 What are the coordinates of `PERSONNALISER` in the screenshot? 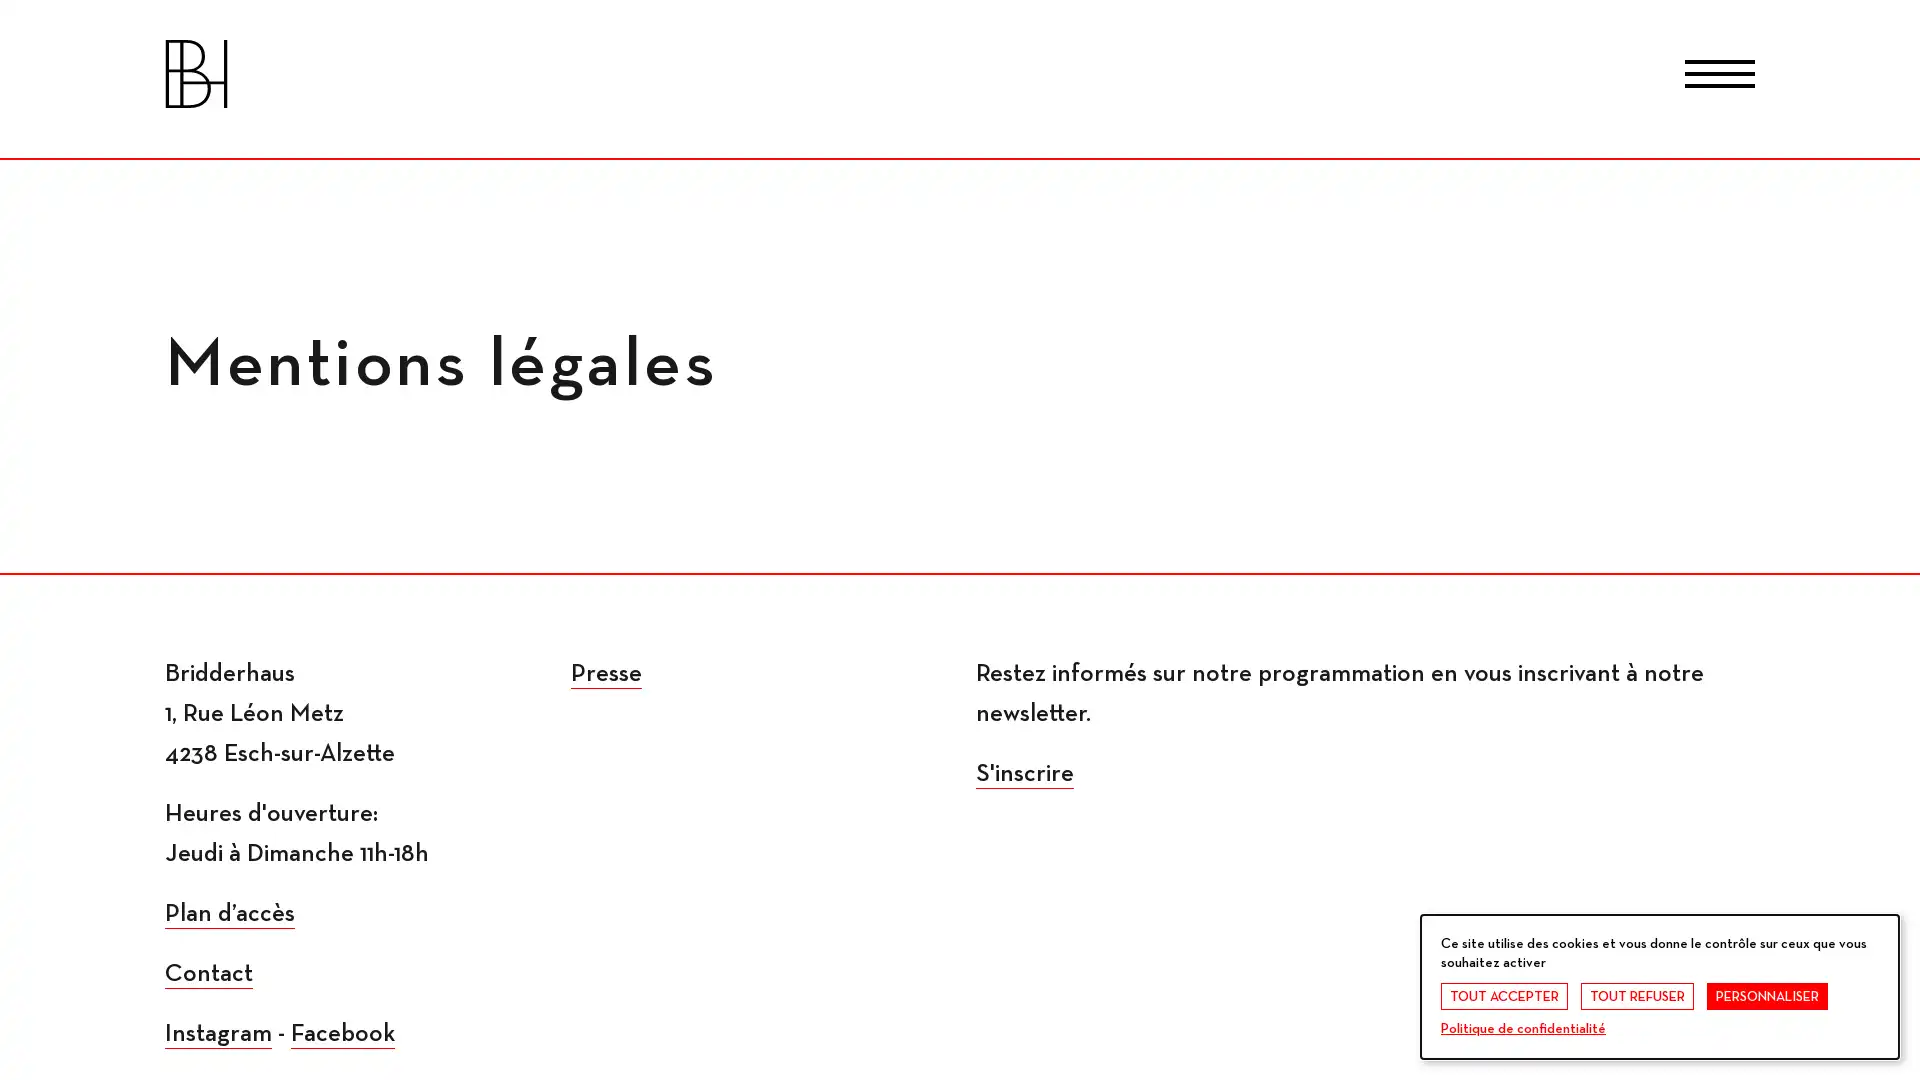 It's located at (1767, 996).